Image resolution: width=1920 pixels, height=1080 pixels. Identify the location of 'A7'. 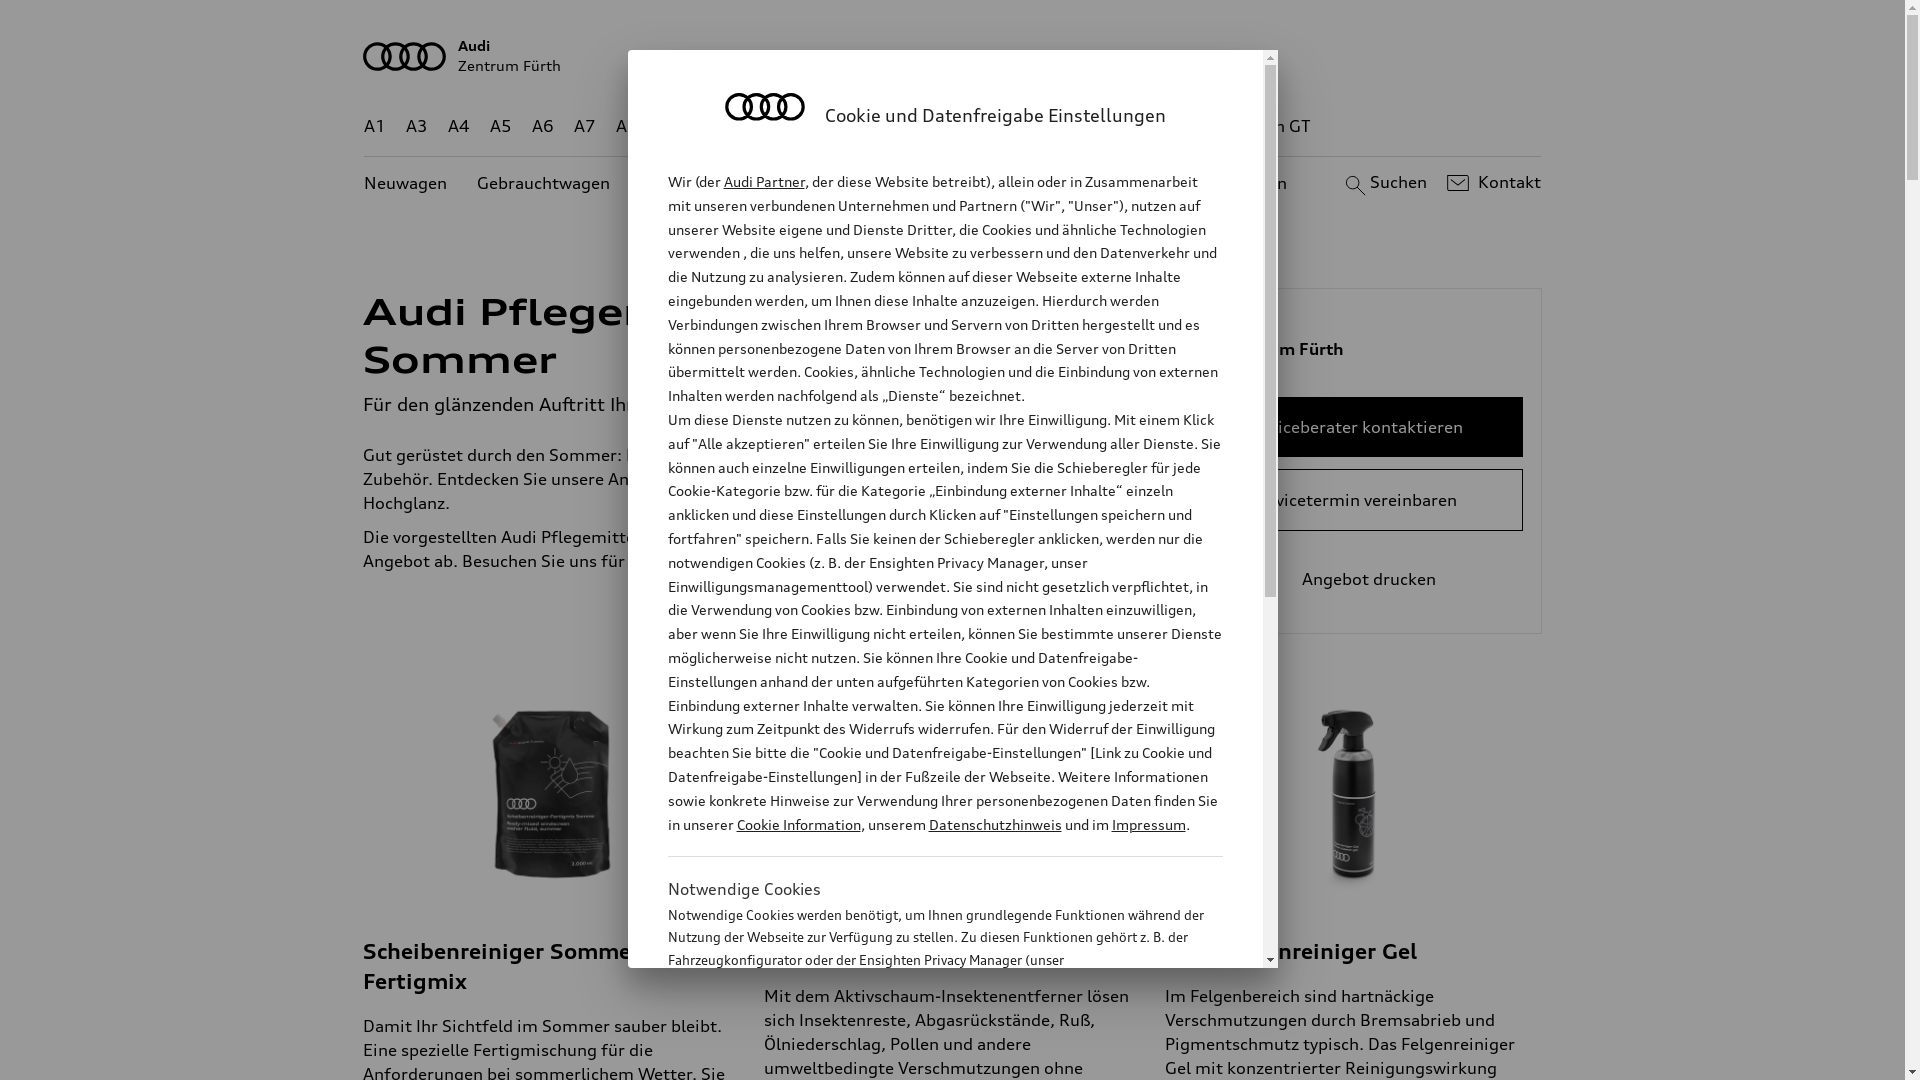
(584, 126).